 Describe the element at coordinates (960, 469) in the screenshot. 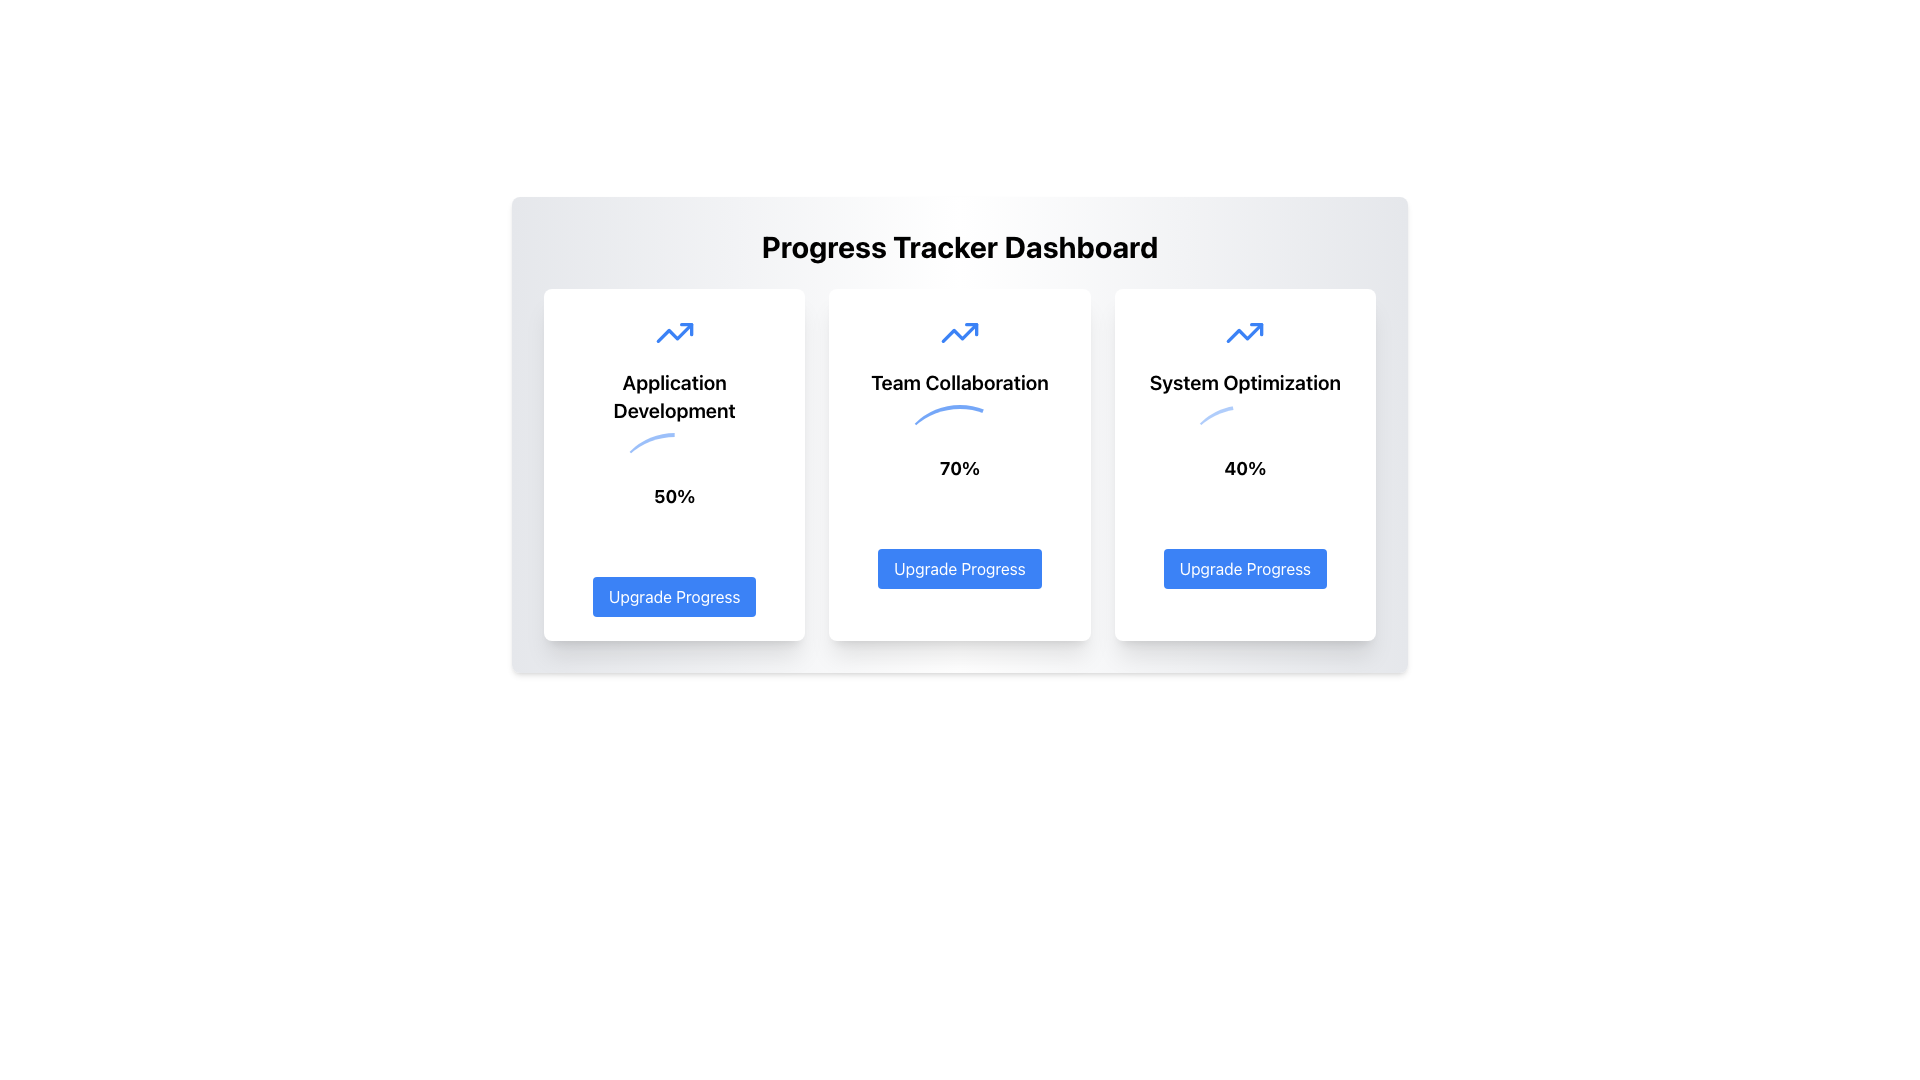

I see `the circular progress indicator showing '70%' in the 'Team Collaboration' card of the Progress Tracker Dashboard` at that location.